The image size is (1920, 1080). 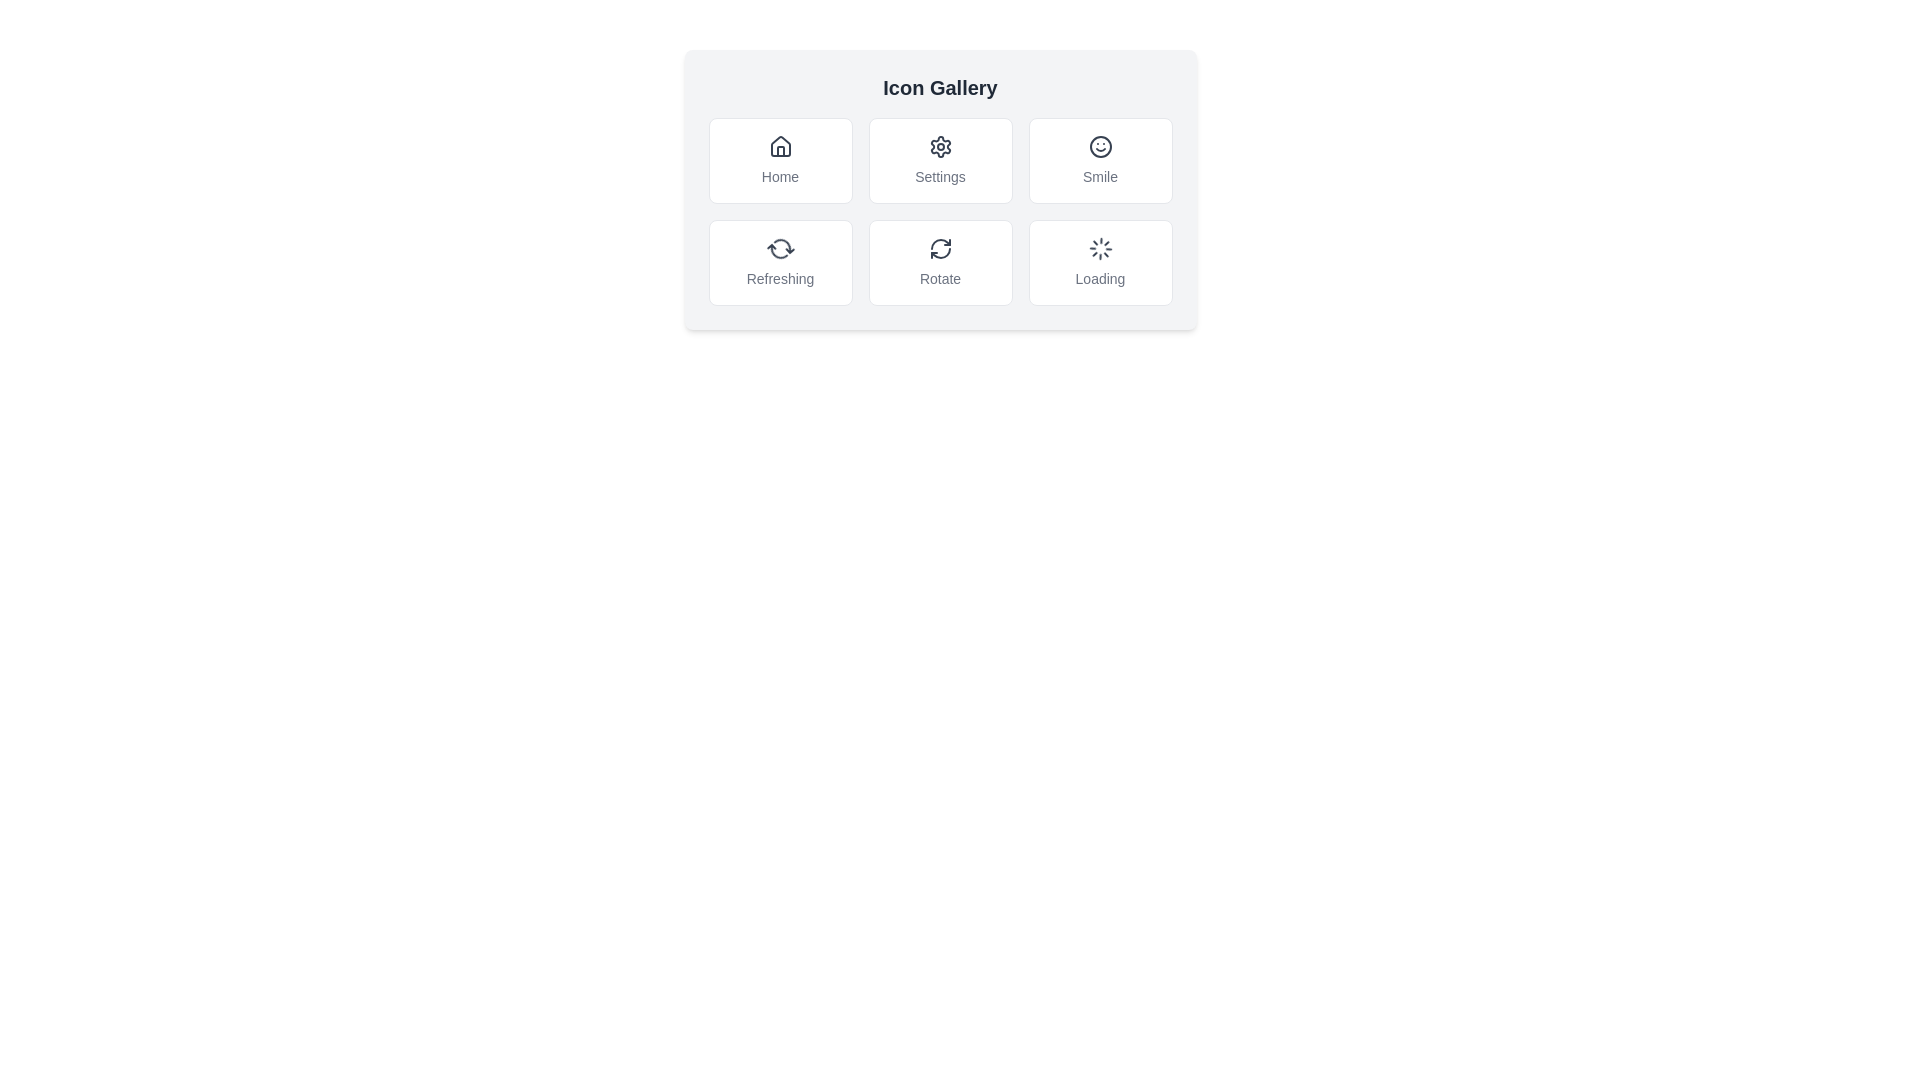 What do you see at coordinates (779, 248) in the screenshot?
I see `the refresh icon located in the 'Refreshing' card, which is positioned in the third row, first column of the icon gallery` at bounding box center [779, 248].